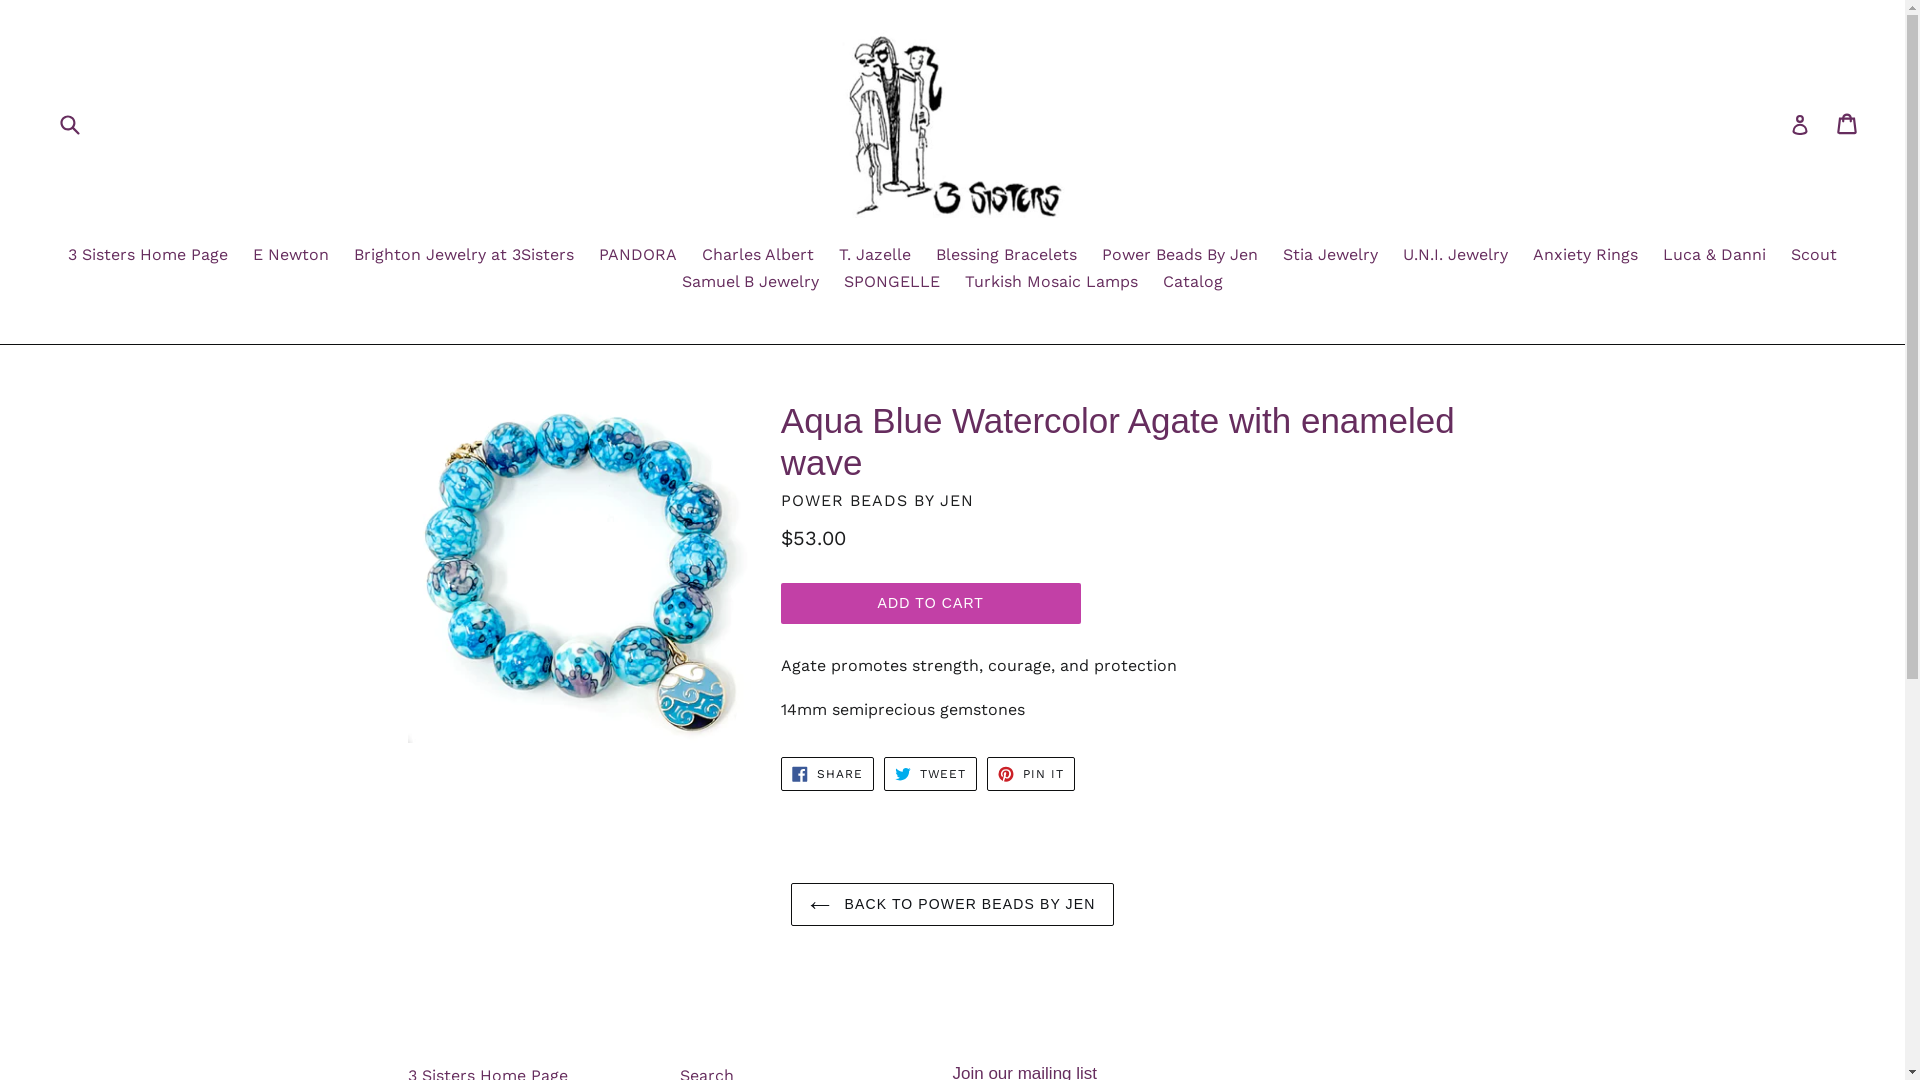  Describe the element at coordinates (1271, 254) in the screenshot. I see `'Stia Jewelry'` at that location.